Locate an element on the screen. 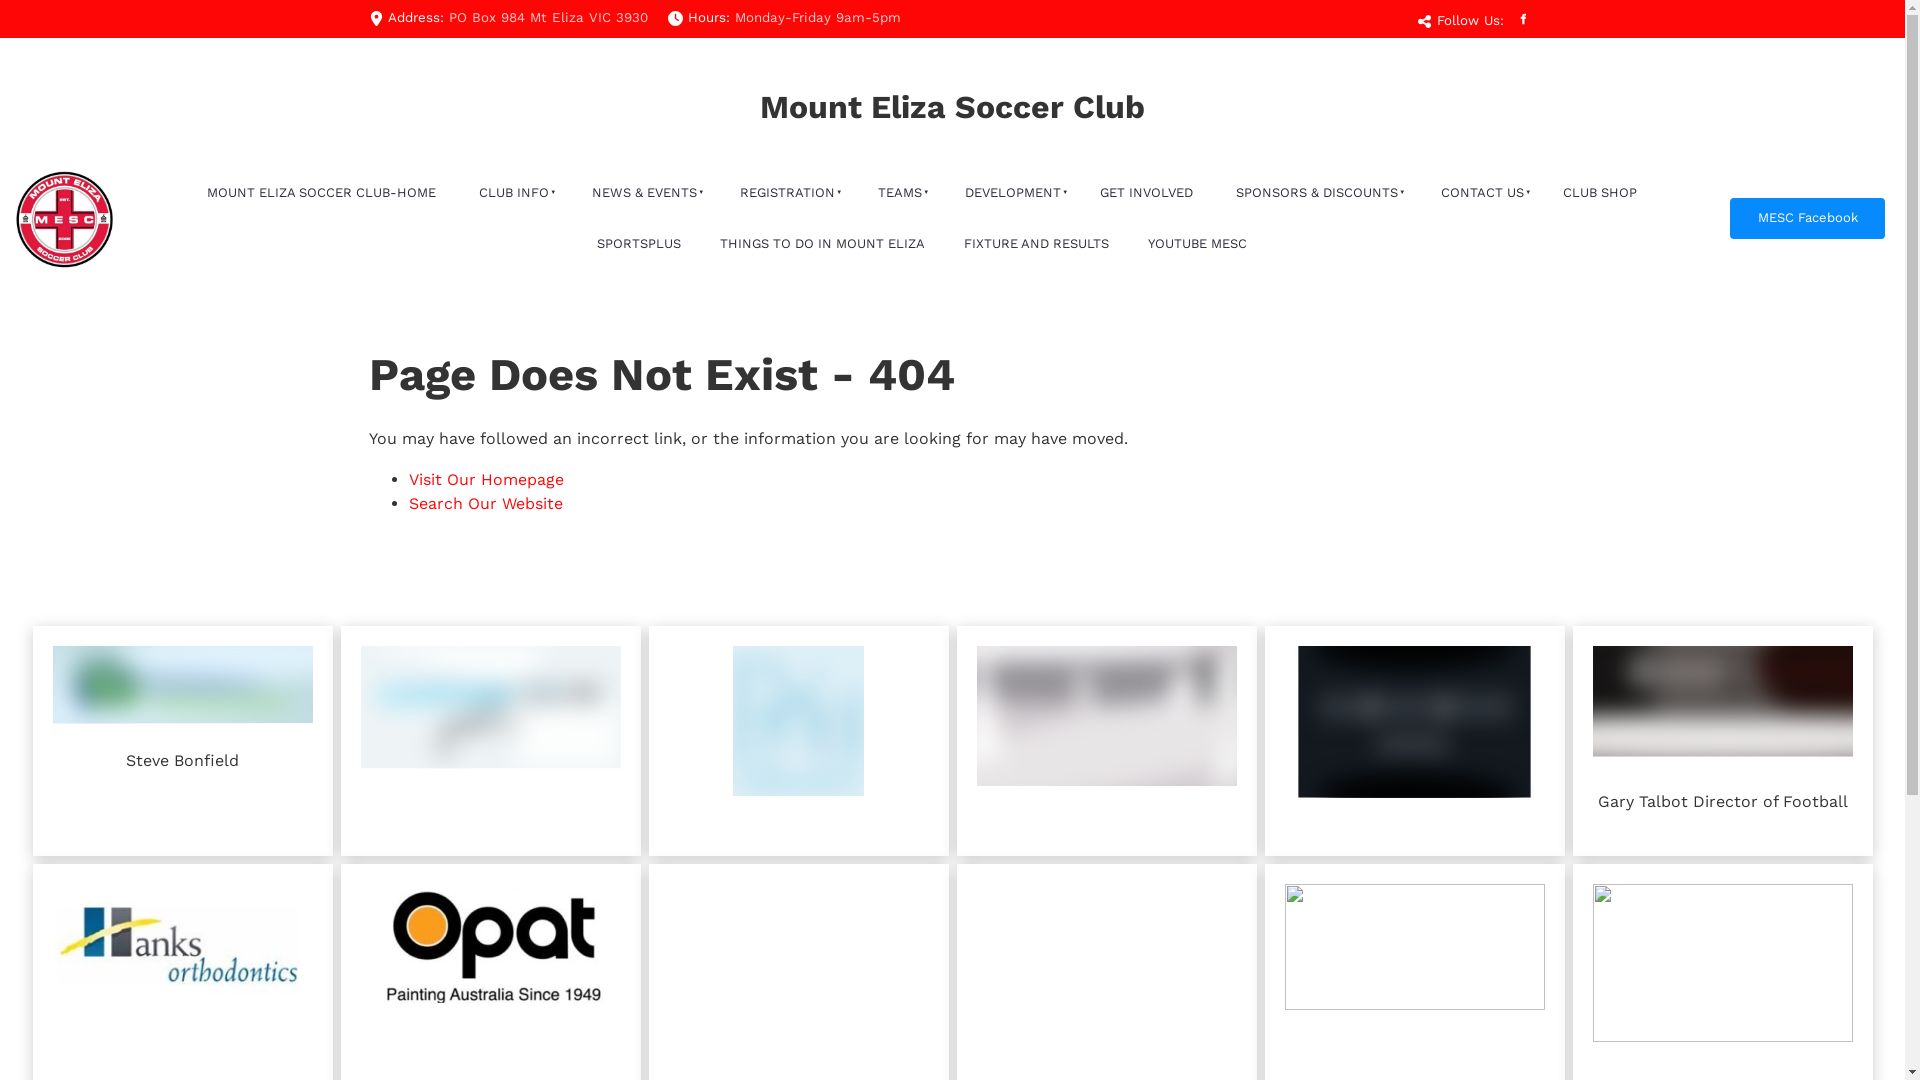  'THINGS TO DO IN MOUNT ELIZA' is located at coordinates (821, 243).